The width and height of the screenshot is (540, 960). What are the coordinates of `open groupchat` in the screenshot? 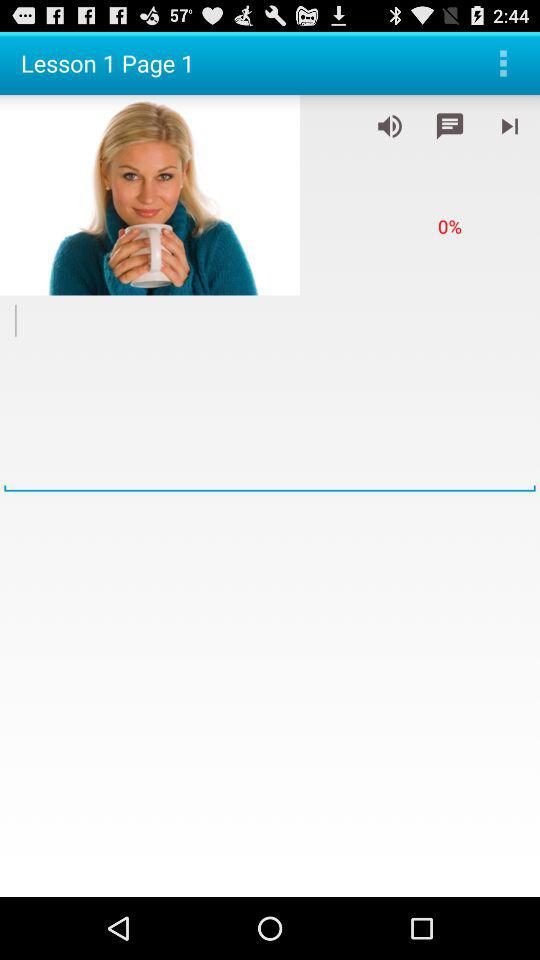 It's located at (449, 125).